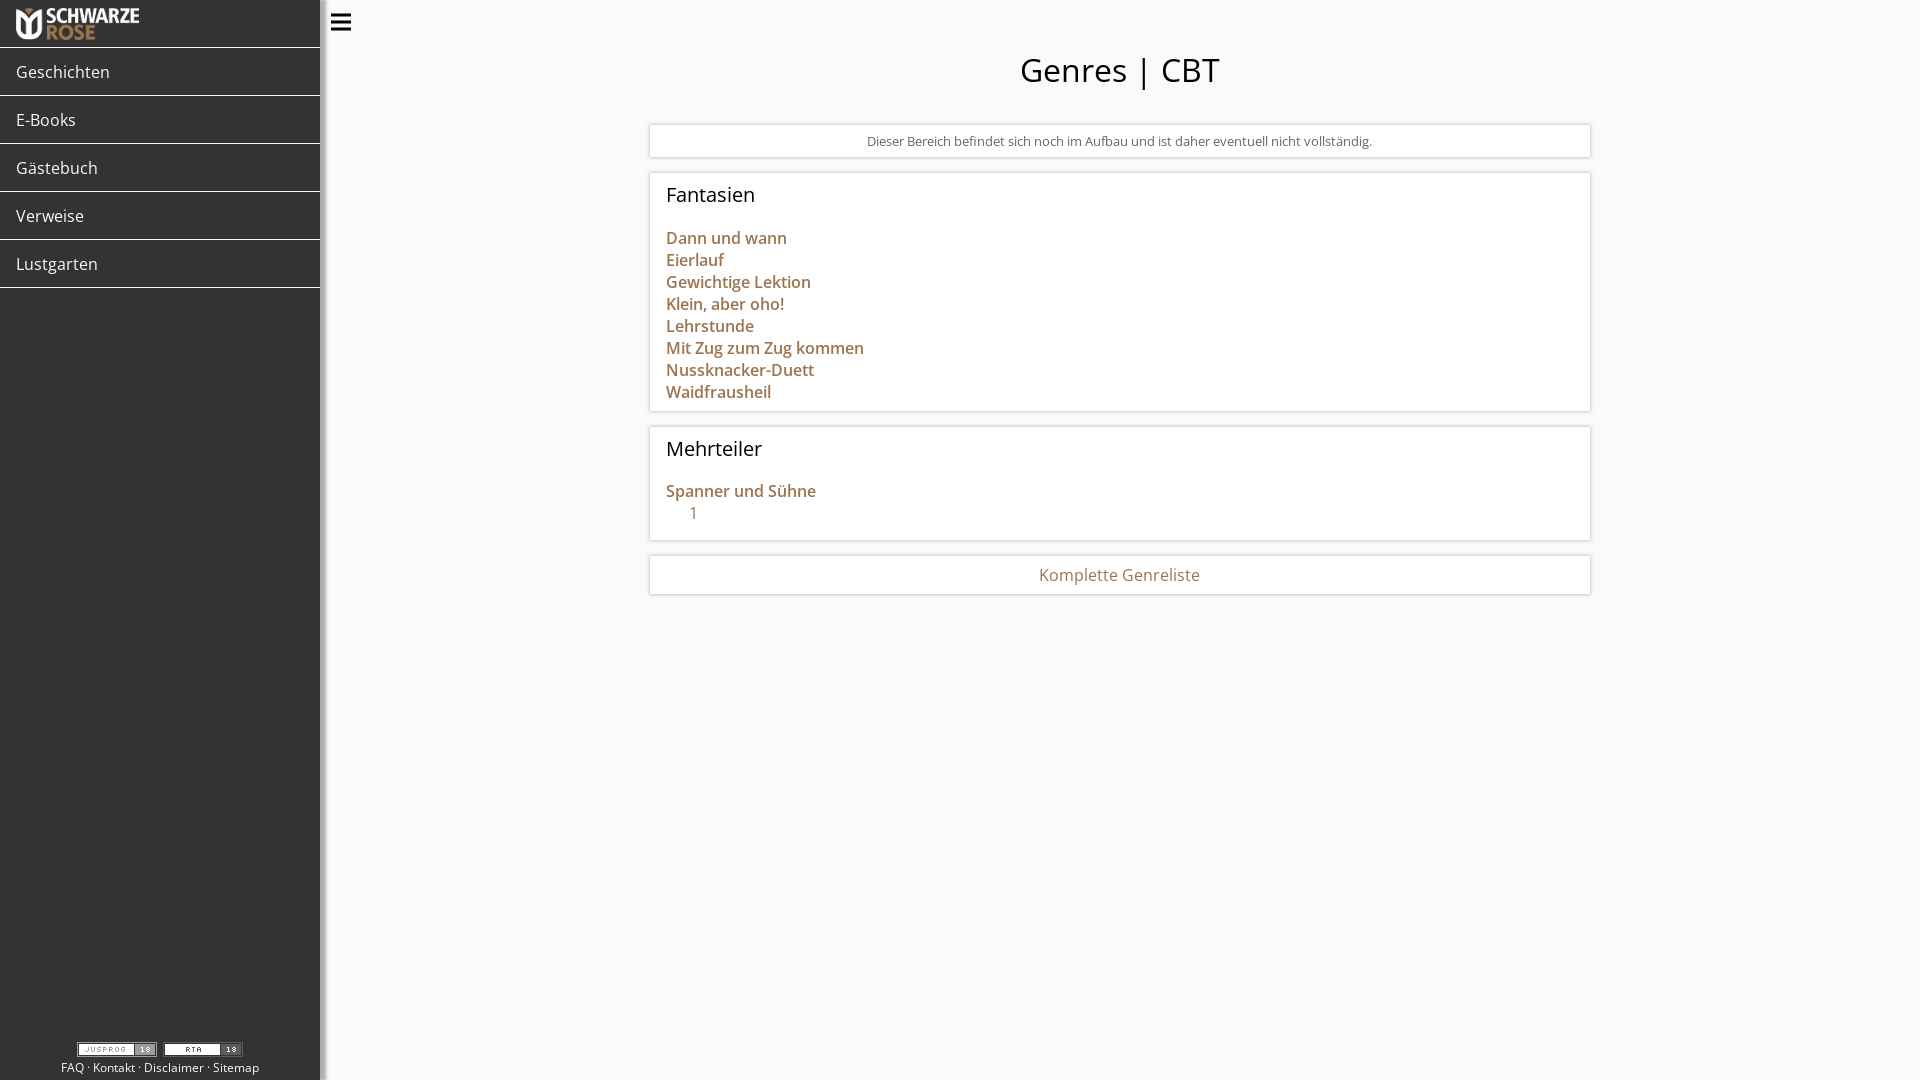 Image resolution: width=1920 pixels, height=1080 pixels. I want to click on 'FAQ', so click(72, 1066).